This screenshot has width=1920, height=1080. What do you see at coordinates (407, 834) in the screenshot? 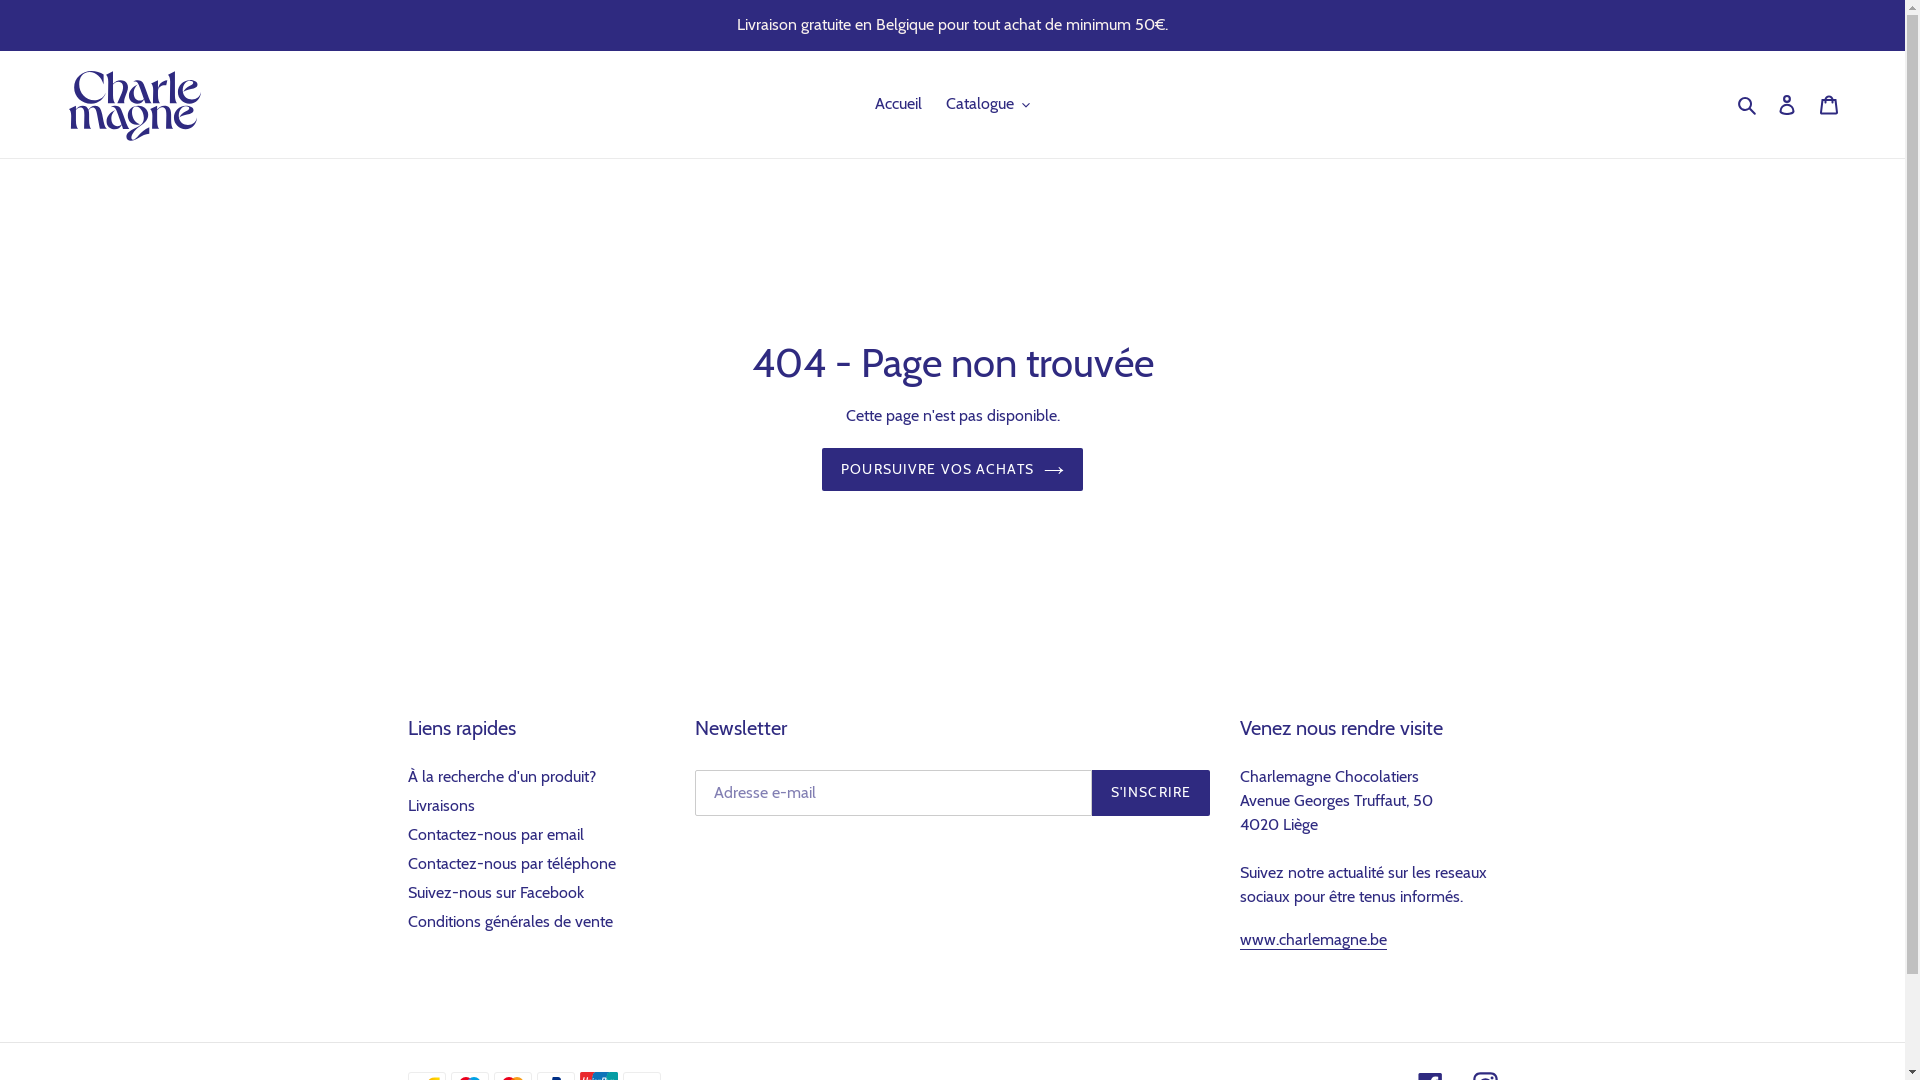
I see `'Contactez-nous par email'` at bounding box center [407, 834].